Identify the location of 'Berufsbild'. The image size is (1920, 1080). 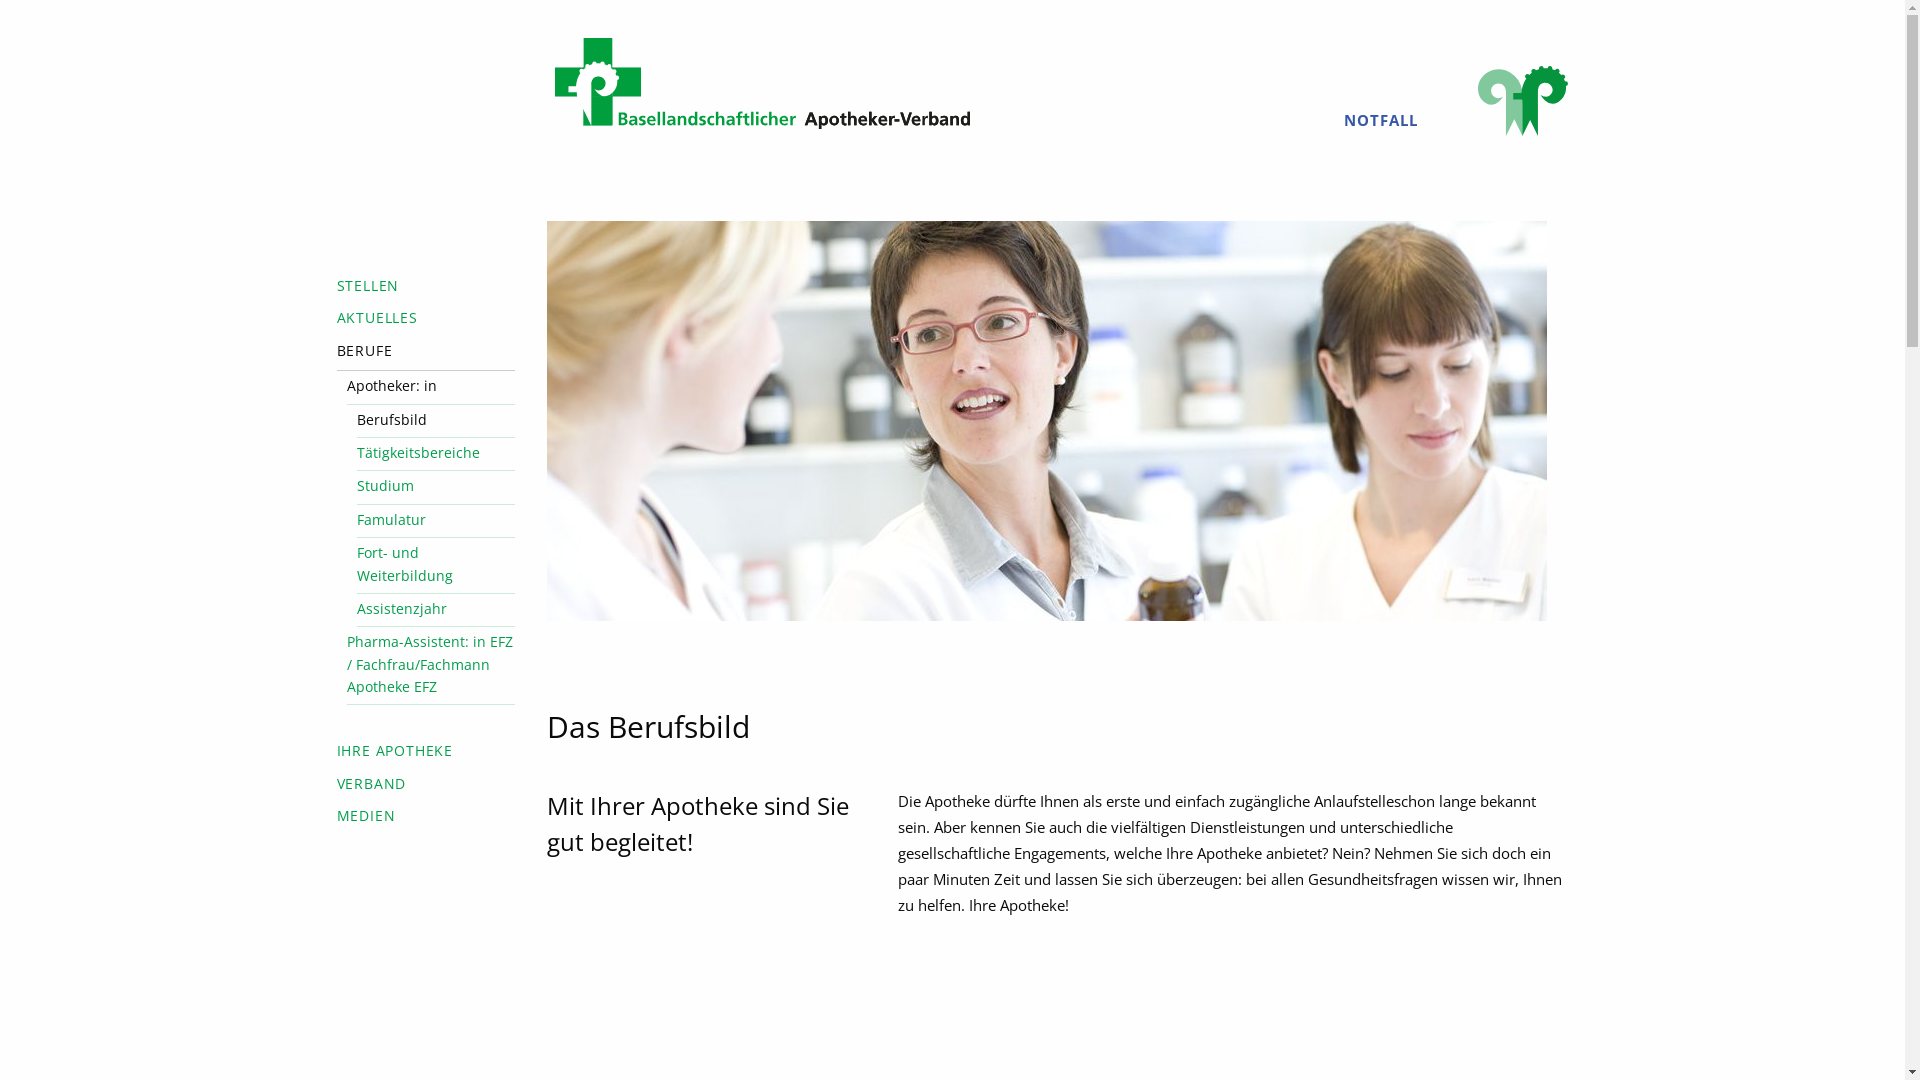
(434, 422).